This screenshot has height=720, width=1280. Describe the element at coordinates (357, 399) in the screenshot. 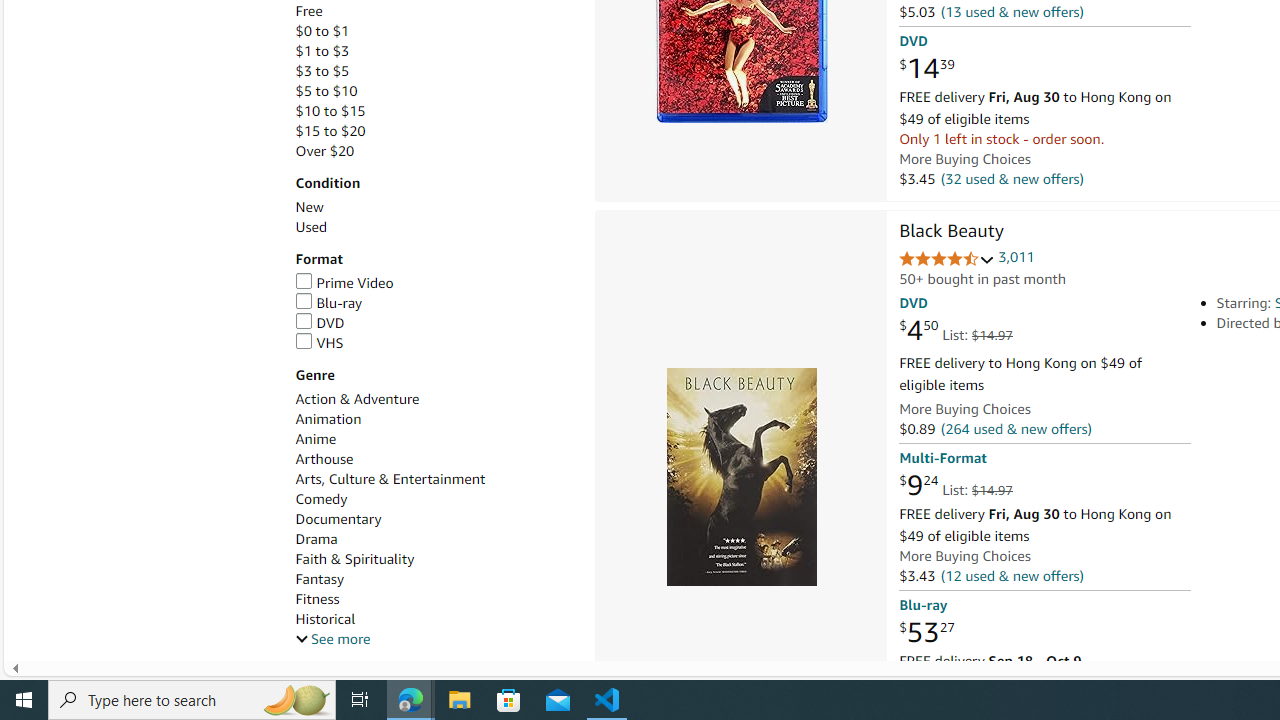

I see `'Action & Adventure'` at that location.